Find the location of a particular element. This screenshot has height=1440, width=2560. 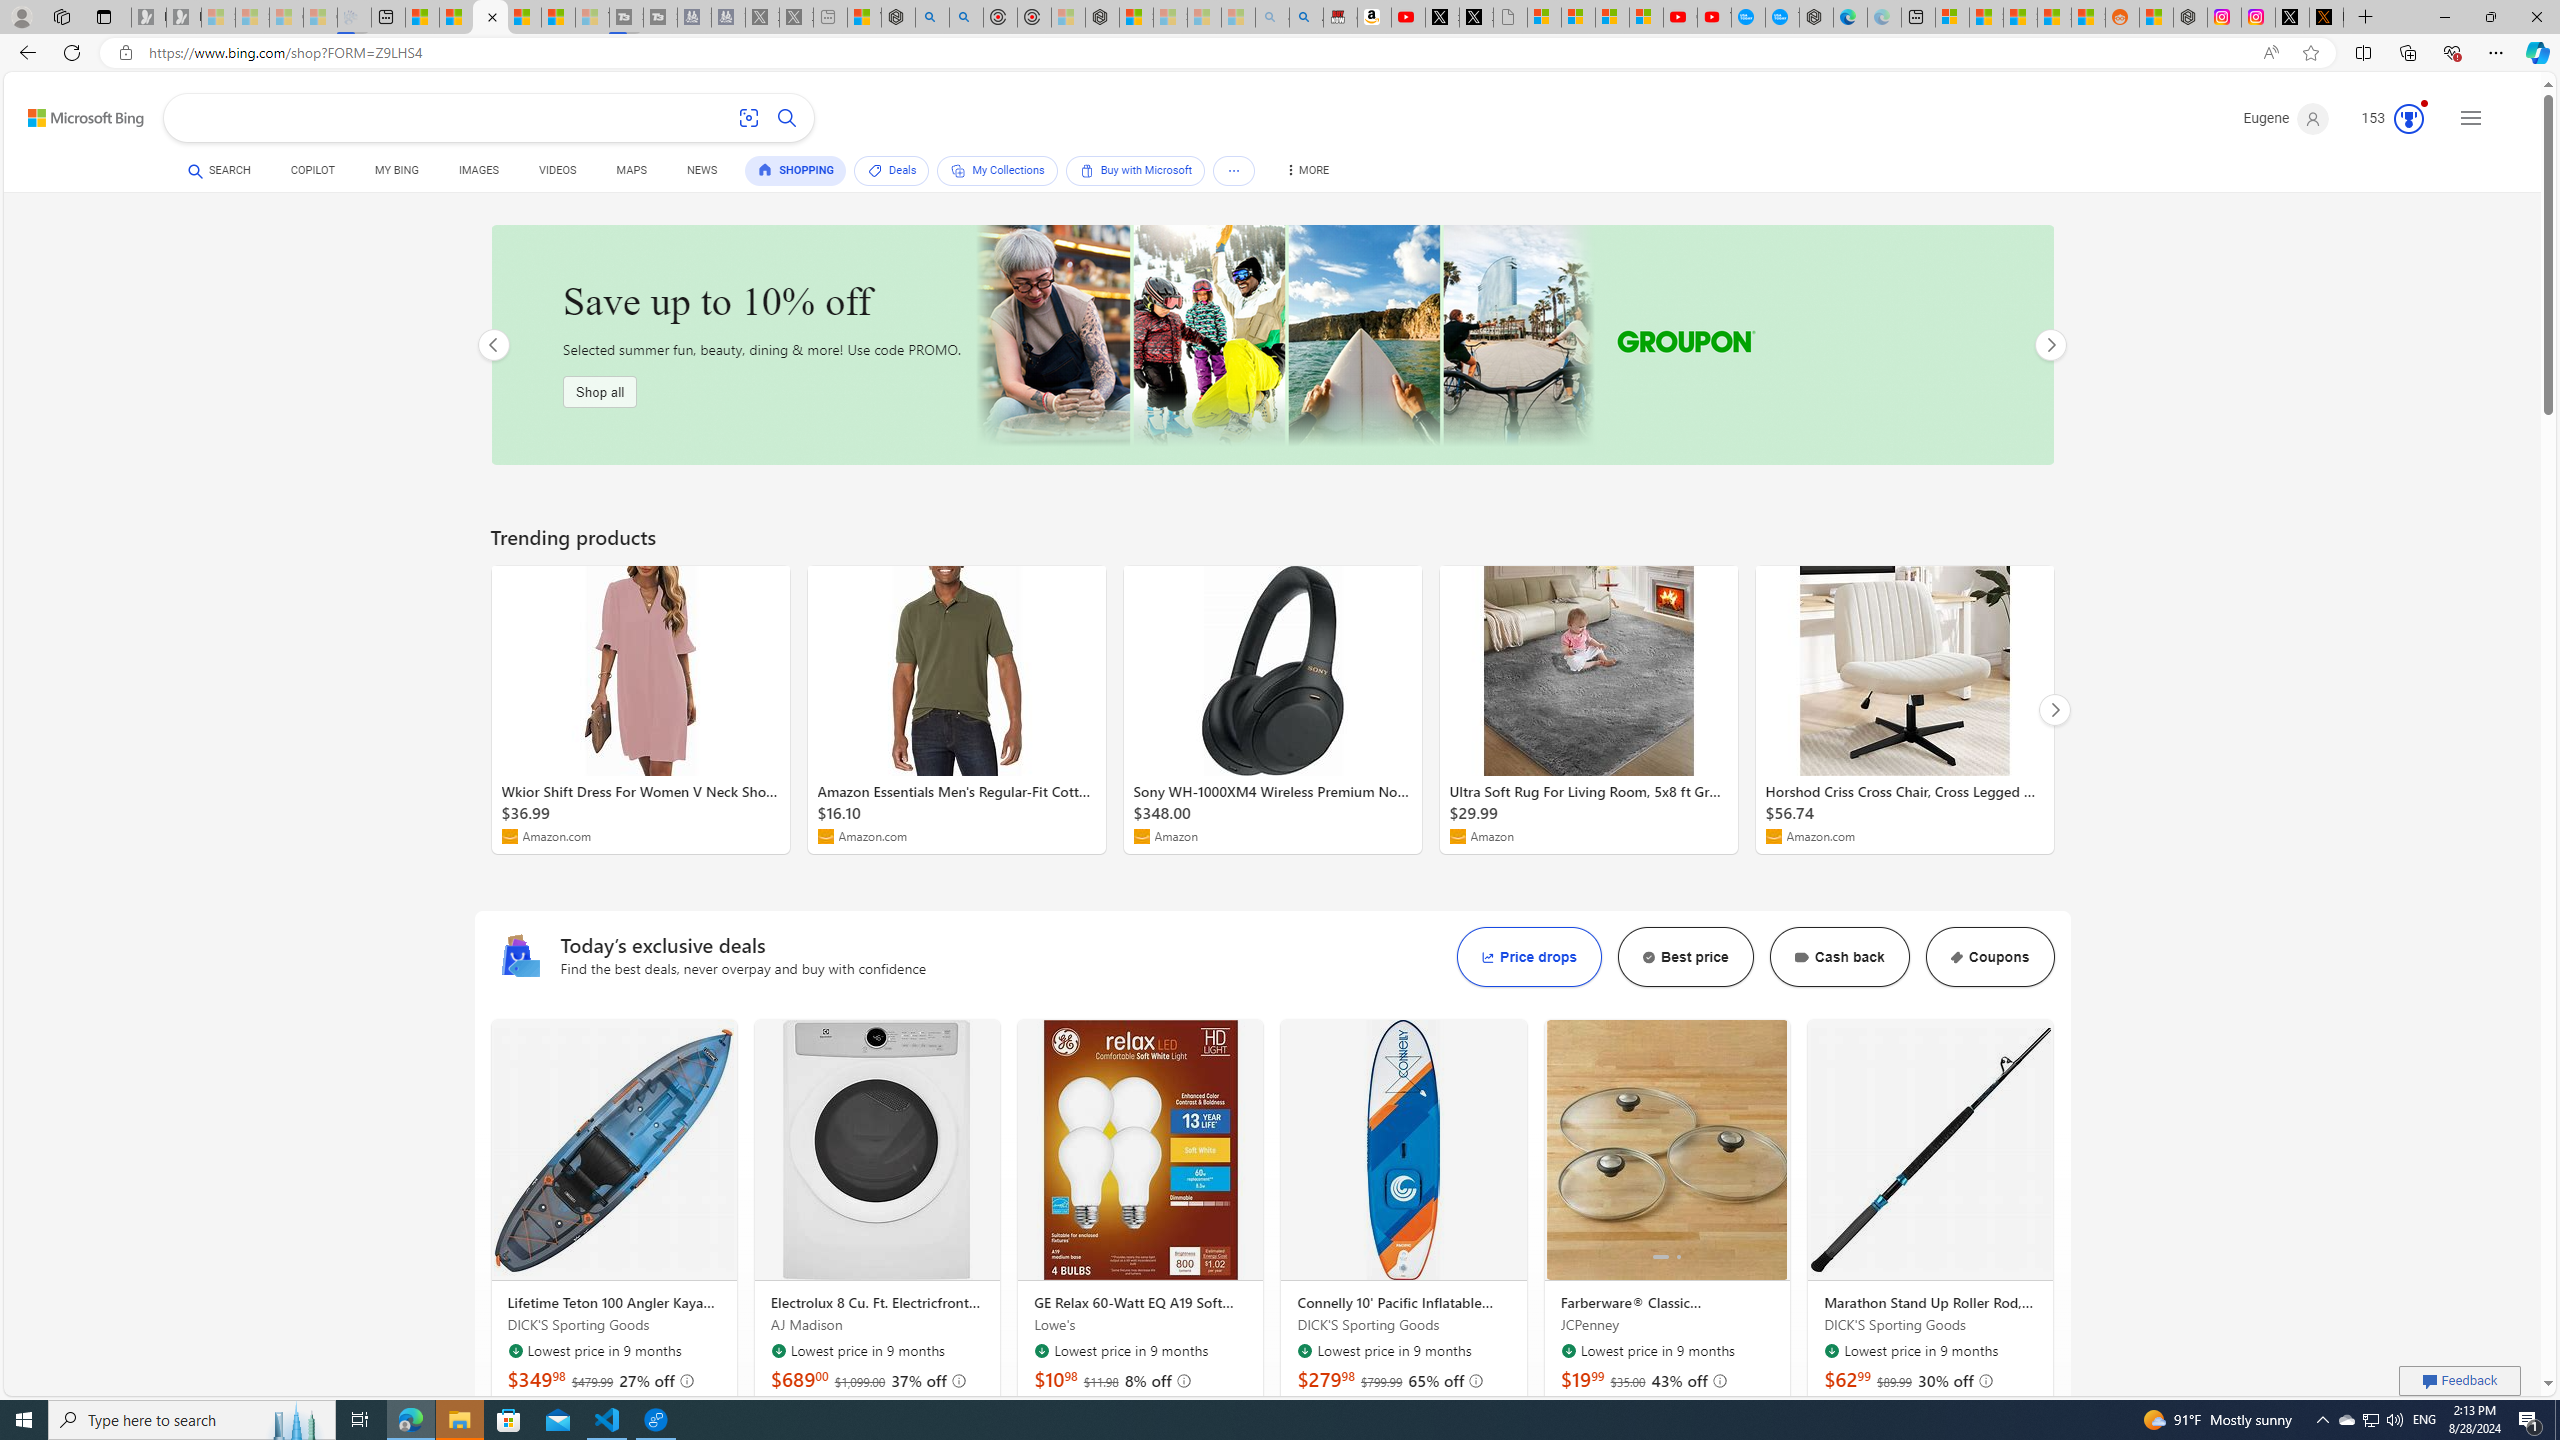

'COPILOT' is located at coordinates (313, 172).